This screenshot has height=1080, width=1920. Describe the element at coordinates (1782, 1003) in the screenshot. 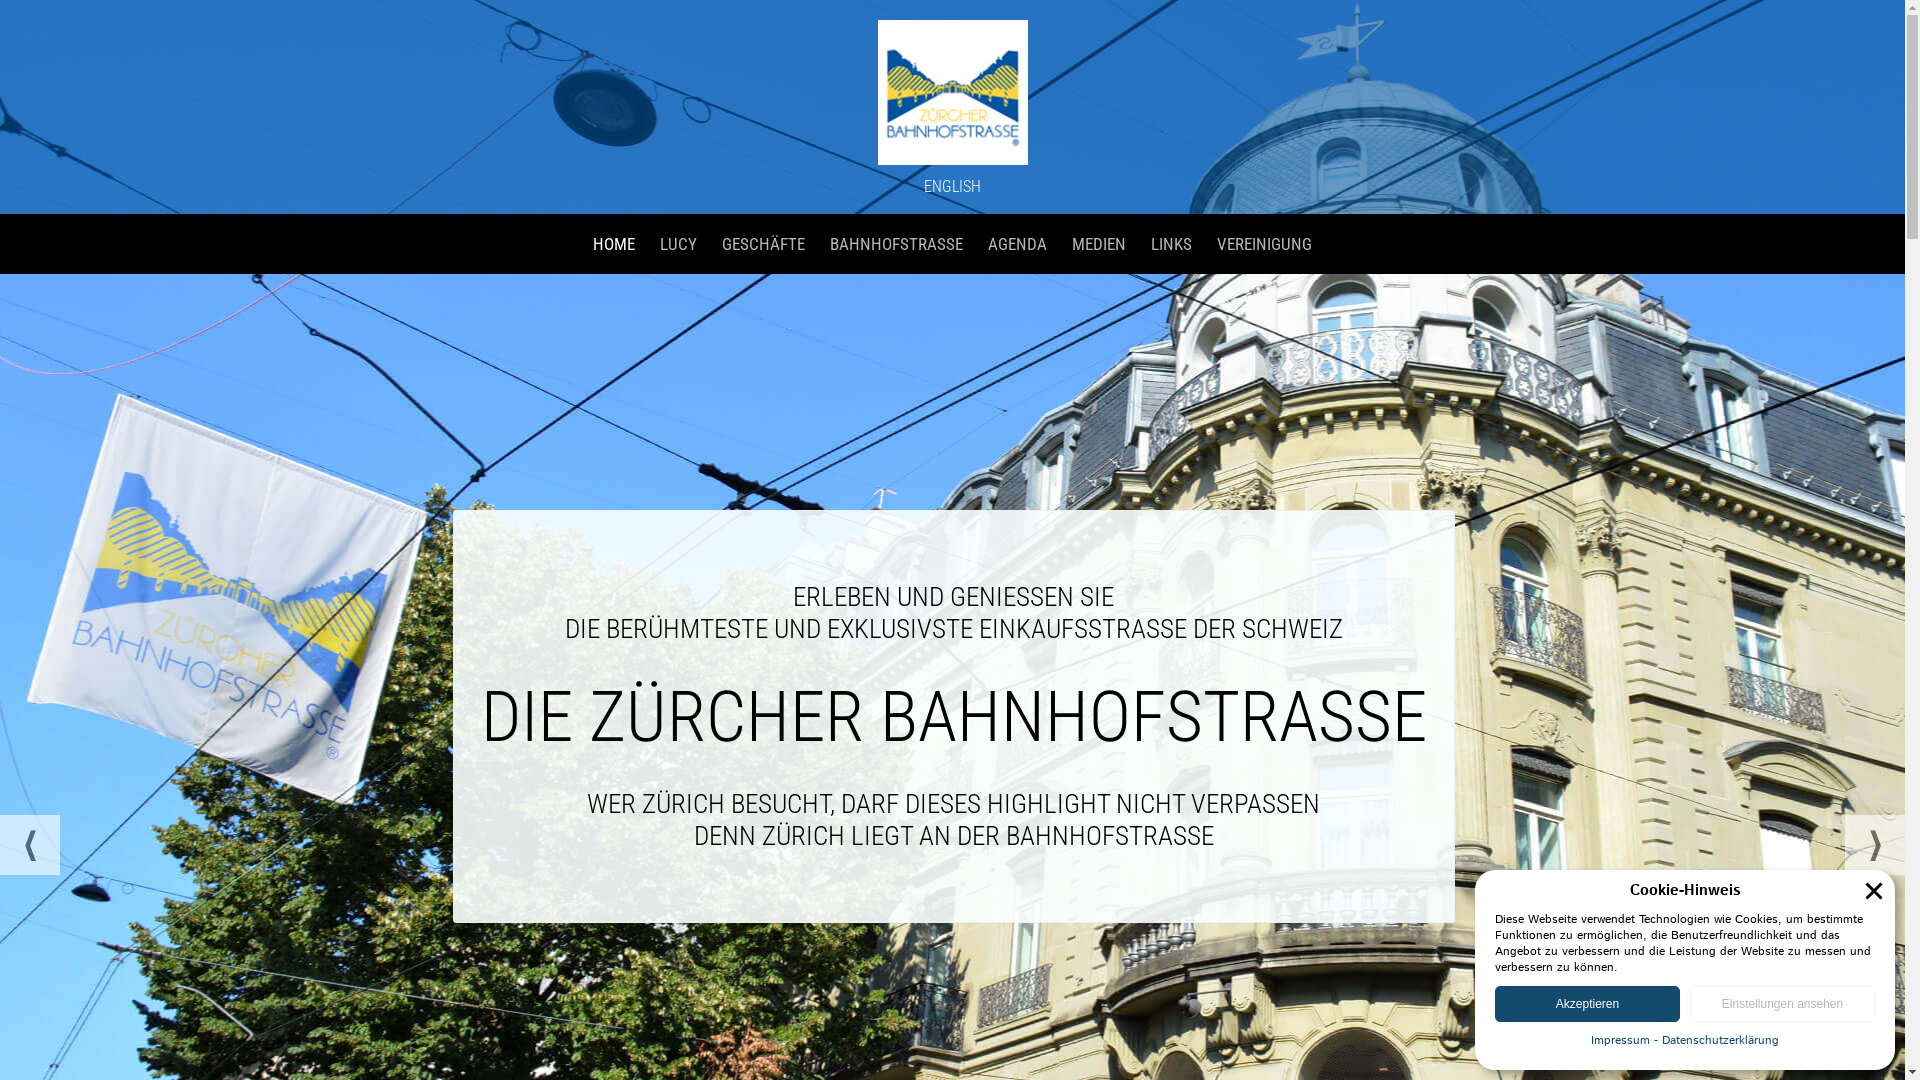

I see `'Einstellungen ansehen'` at that location.